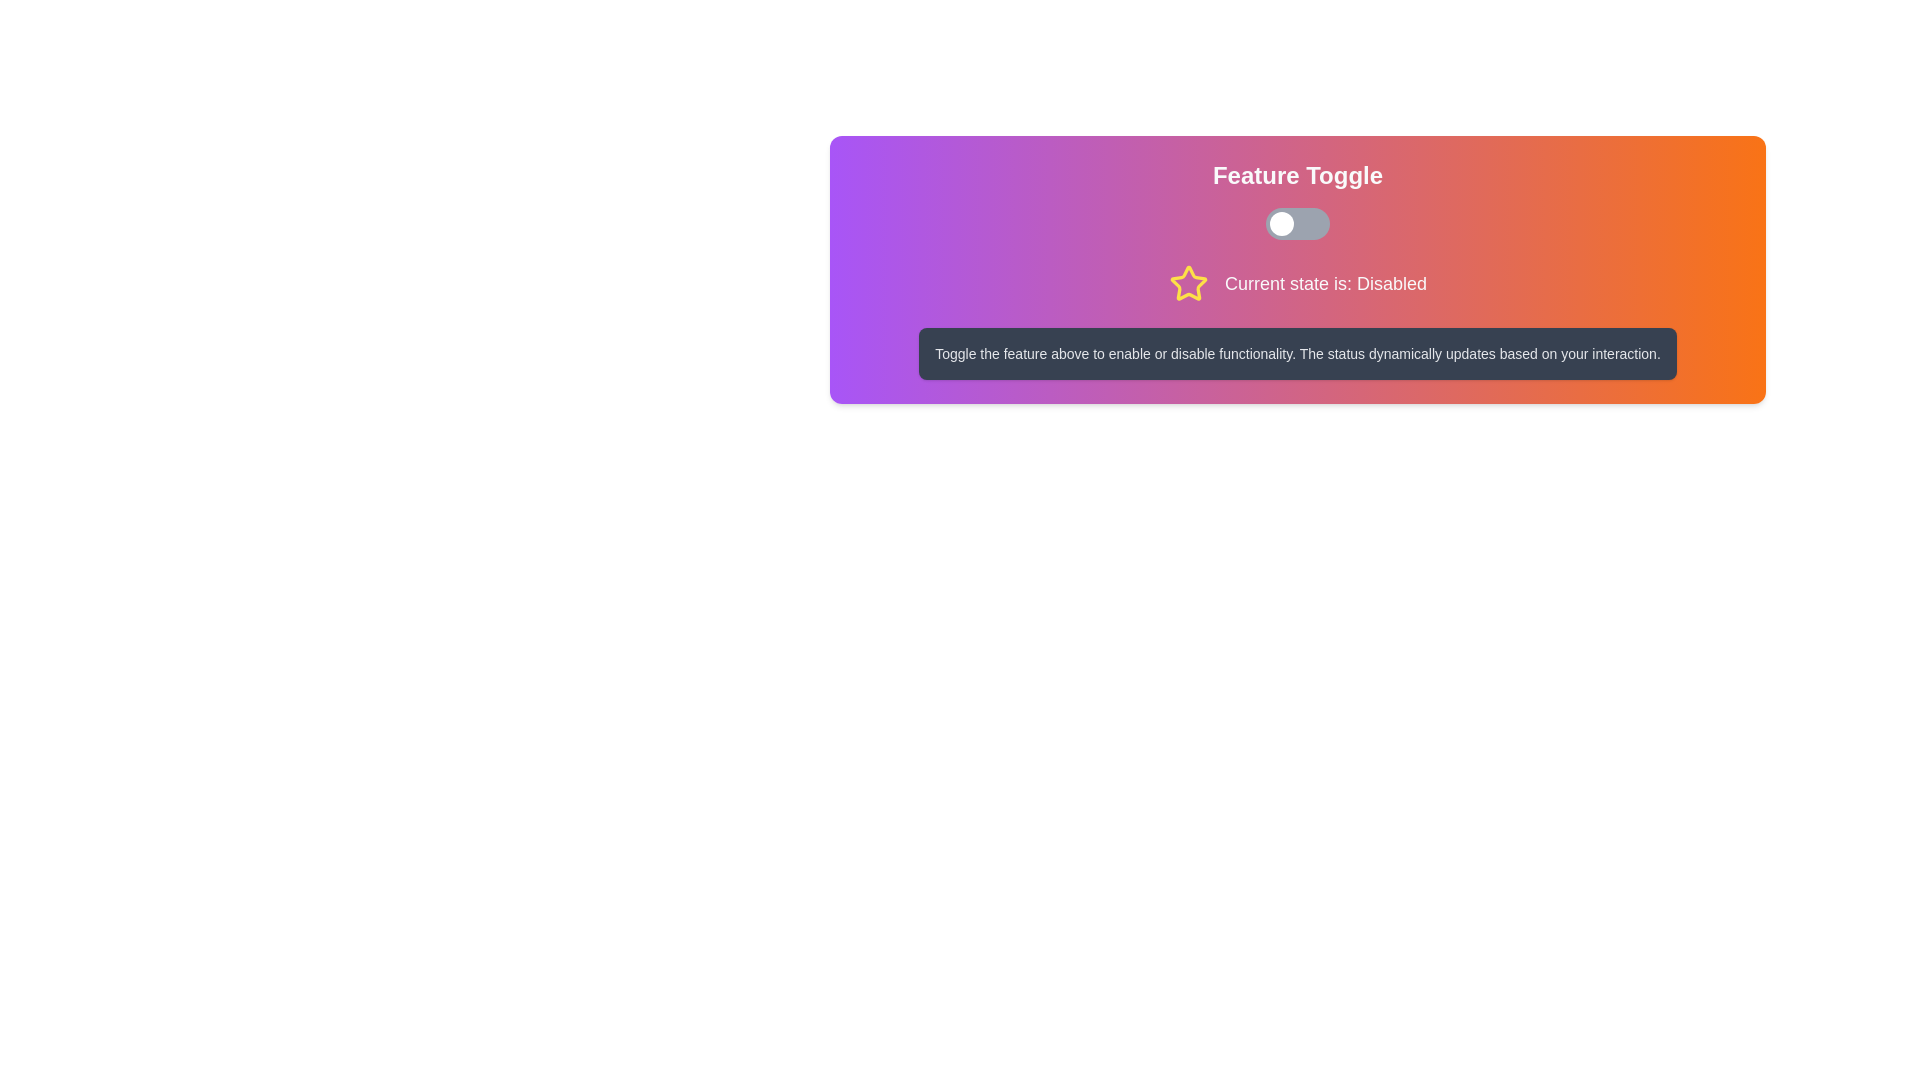 The height and width of the screenshot is (1080, 1920). I want to click on the text label displaying 'Current state is: Disabled', which is located below the 'Feature Toggle' switch and to the right of a star-shaped icon, so click(1325, 284).